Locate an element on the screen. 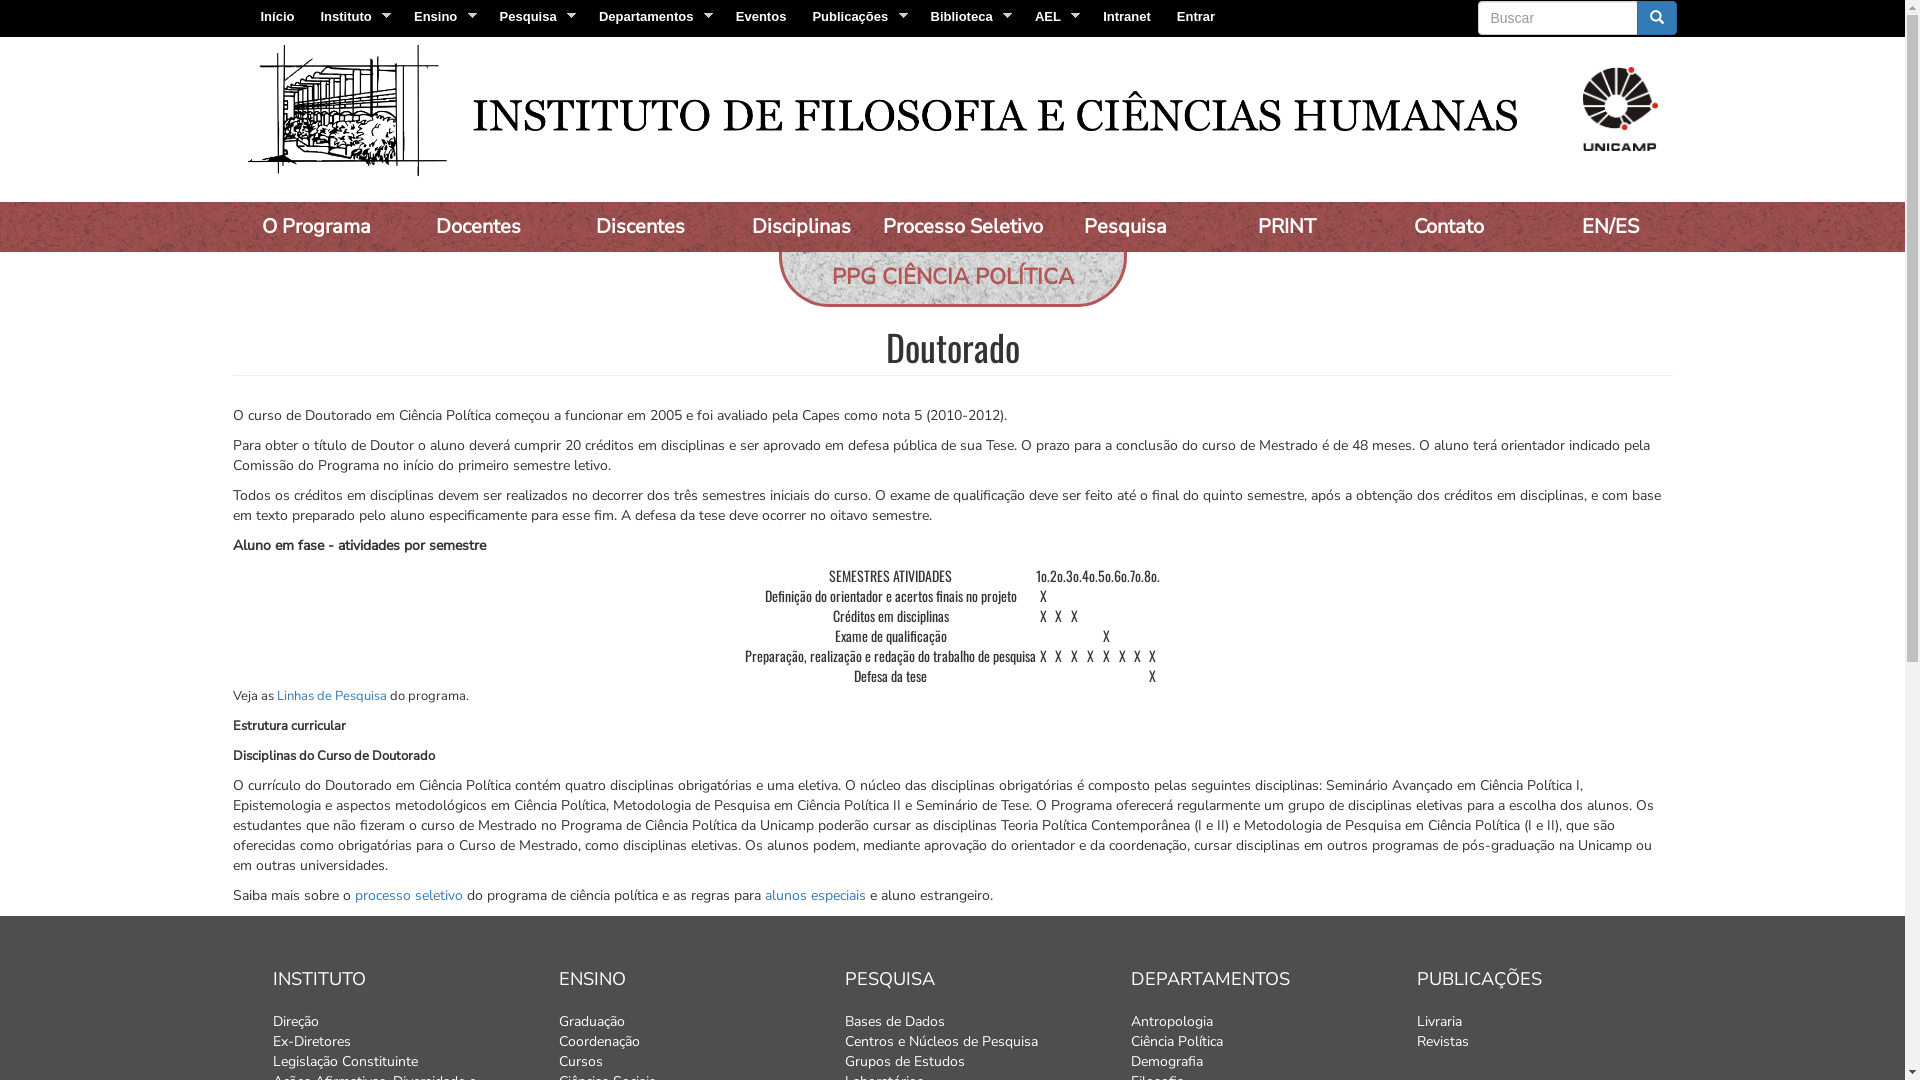 The width and height of the screenshot is (1920, 1080). 'Grupos de Estudos' is located at coordinates (971, 1060).